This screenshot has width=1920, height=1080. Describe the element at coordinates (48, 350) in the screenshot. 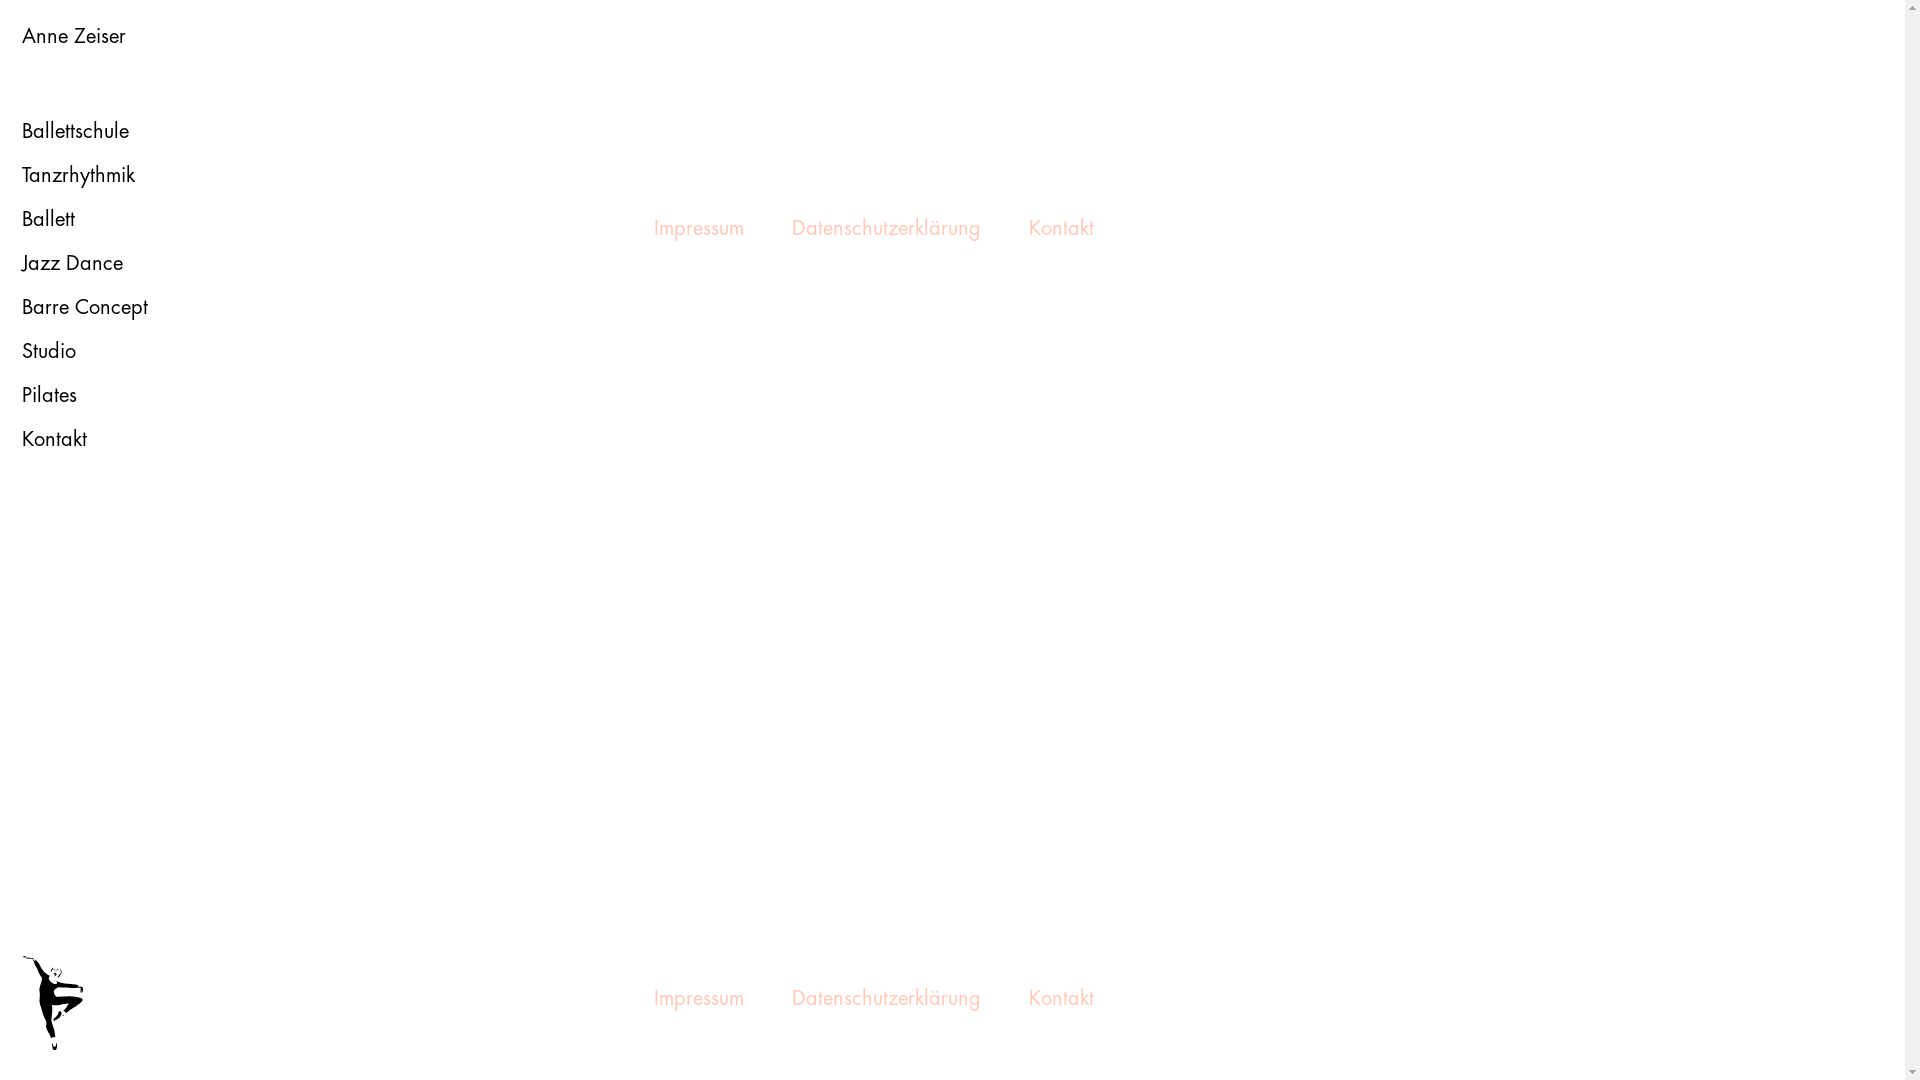

I see `'Studio'` at that location.